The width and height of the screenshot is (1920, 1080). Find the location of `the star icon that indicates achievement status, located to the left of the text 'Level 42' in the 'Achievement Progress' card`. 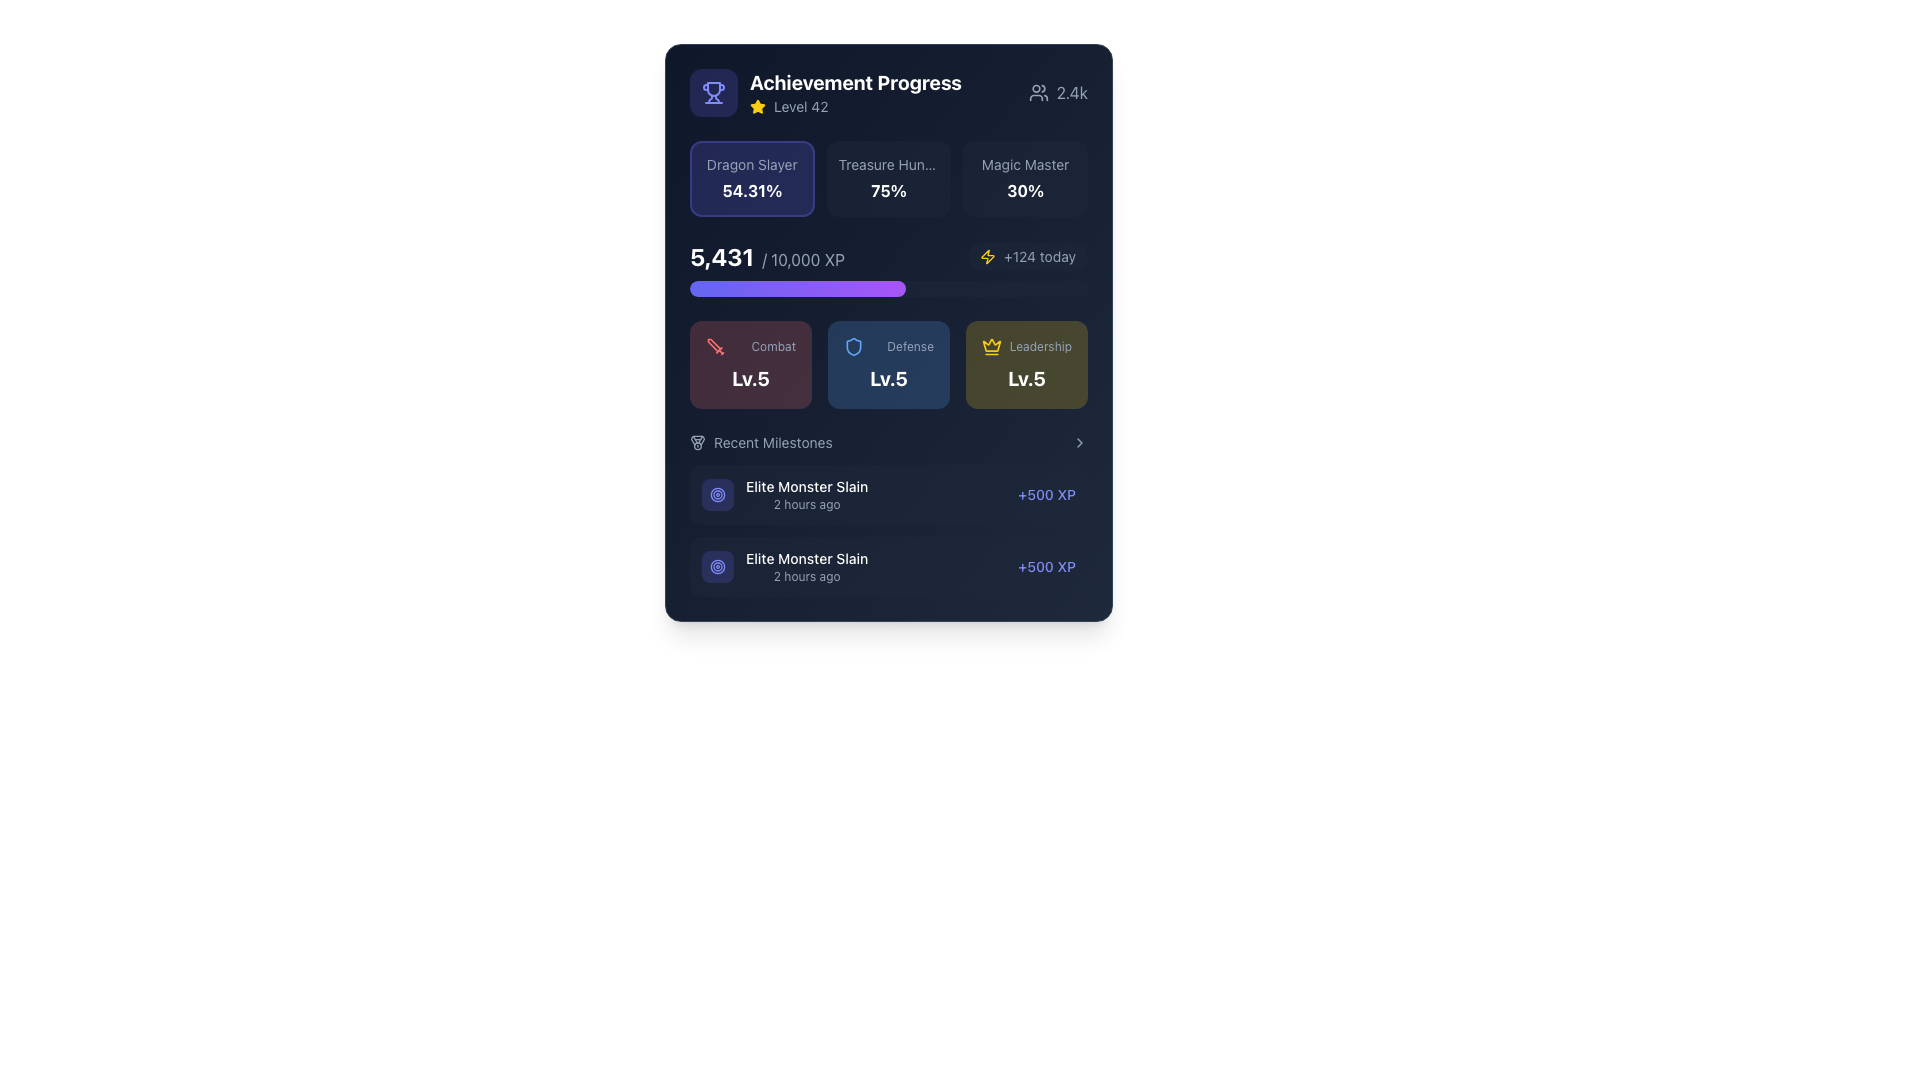

the star icon that indicates achievement status, located to the left of the text 'Level 42' in the 'Achievement Progress' card is located at coordinates (757, 106).